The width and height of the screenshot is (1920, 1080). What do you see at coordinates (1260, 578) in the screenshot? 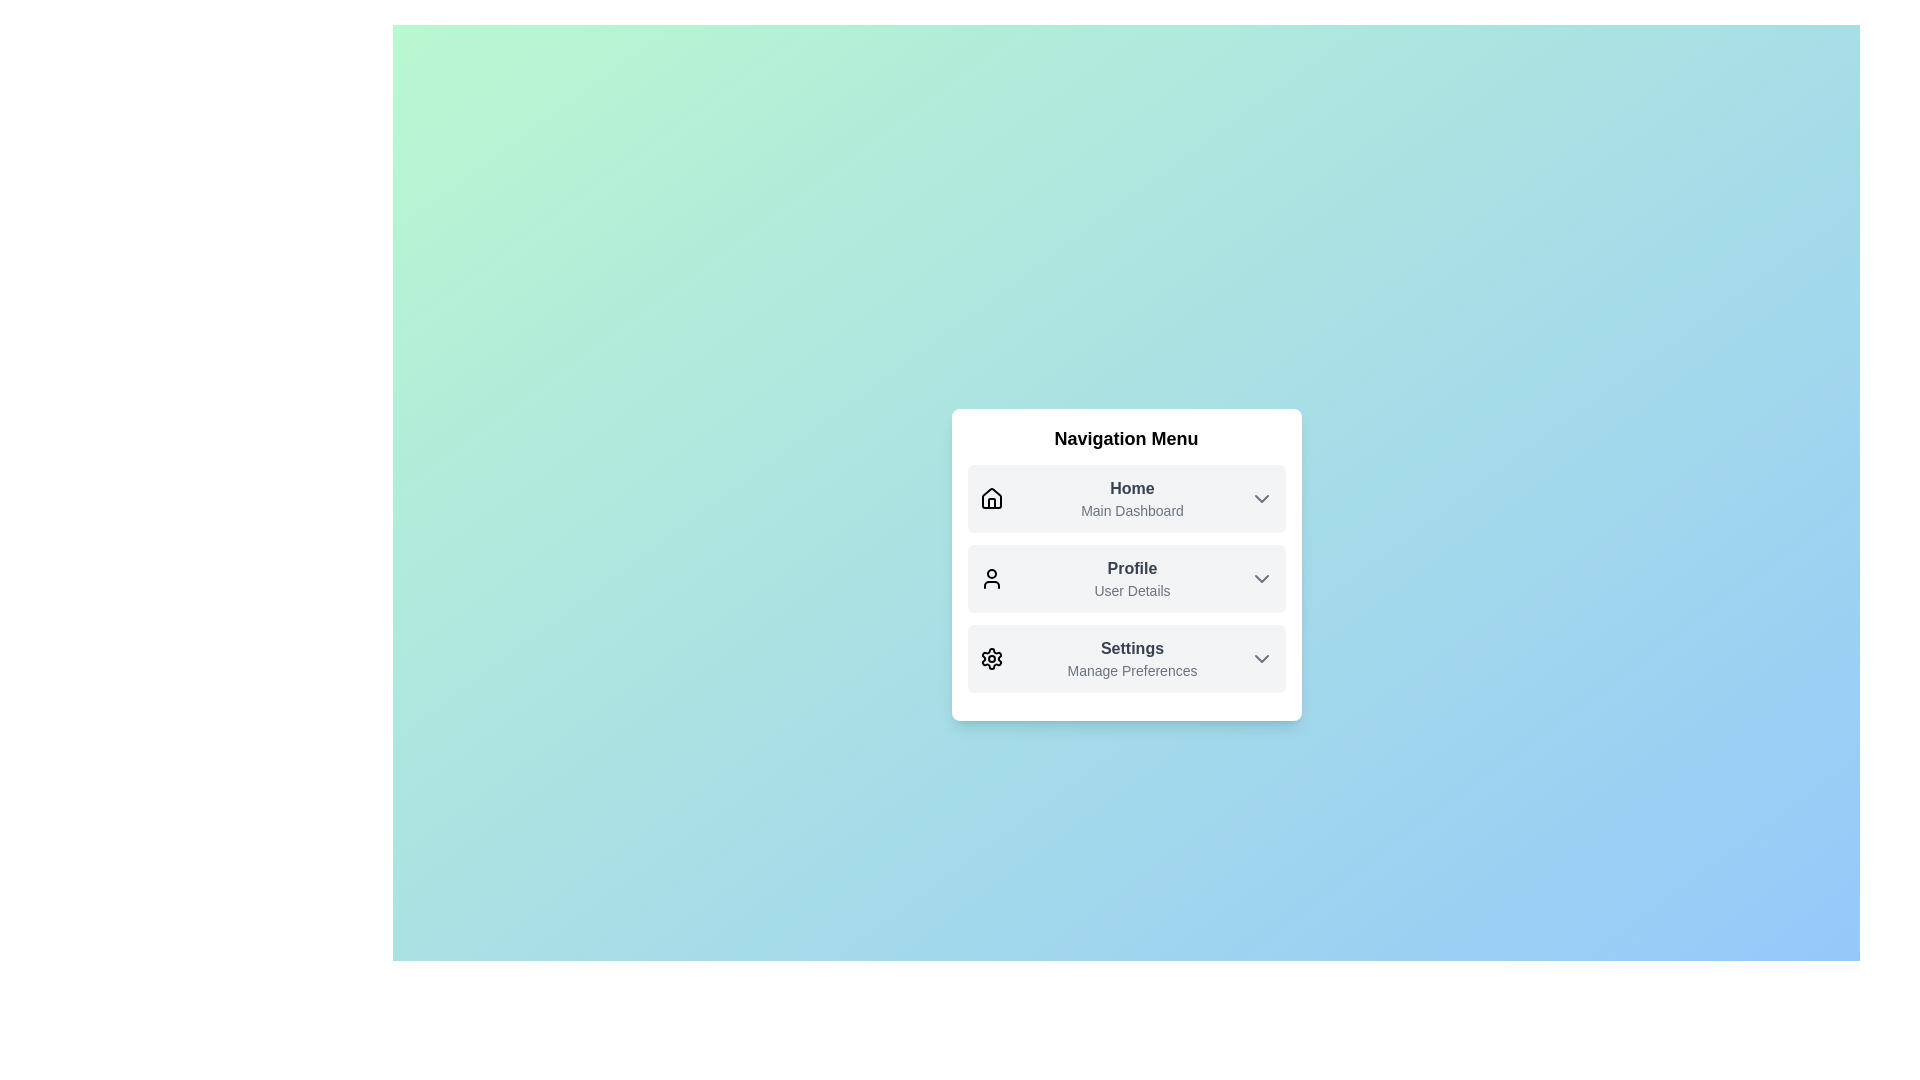
I see `the ChevronDown icon for Profile to expand or collapse the dropdown` at bounding box center [1260, 578].